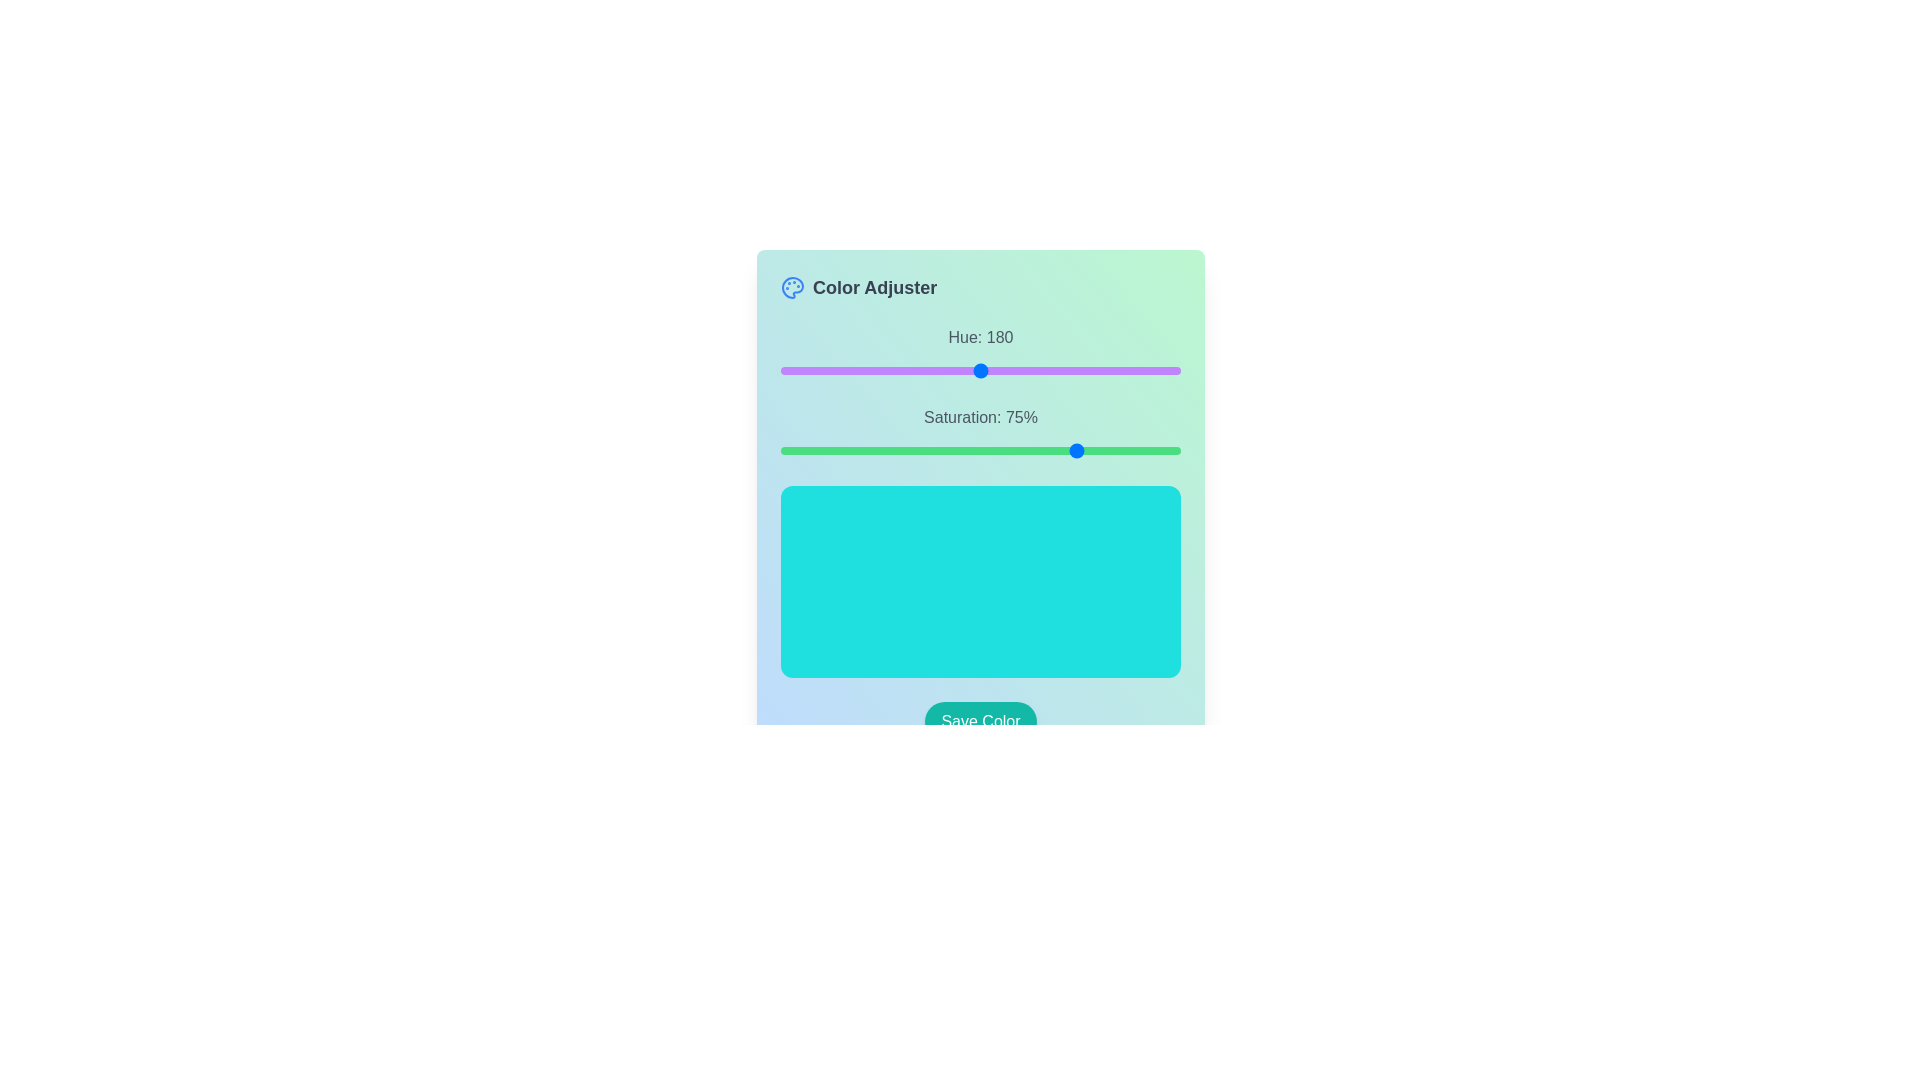  What do you see at coordinates (935, 451) in the screenshot?
I see `saturation` at bounding box center [935, 451].